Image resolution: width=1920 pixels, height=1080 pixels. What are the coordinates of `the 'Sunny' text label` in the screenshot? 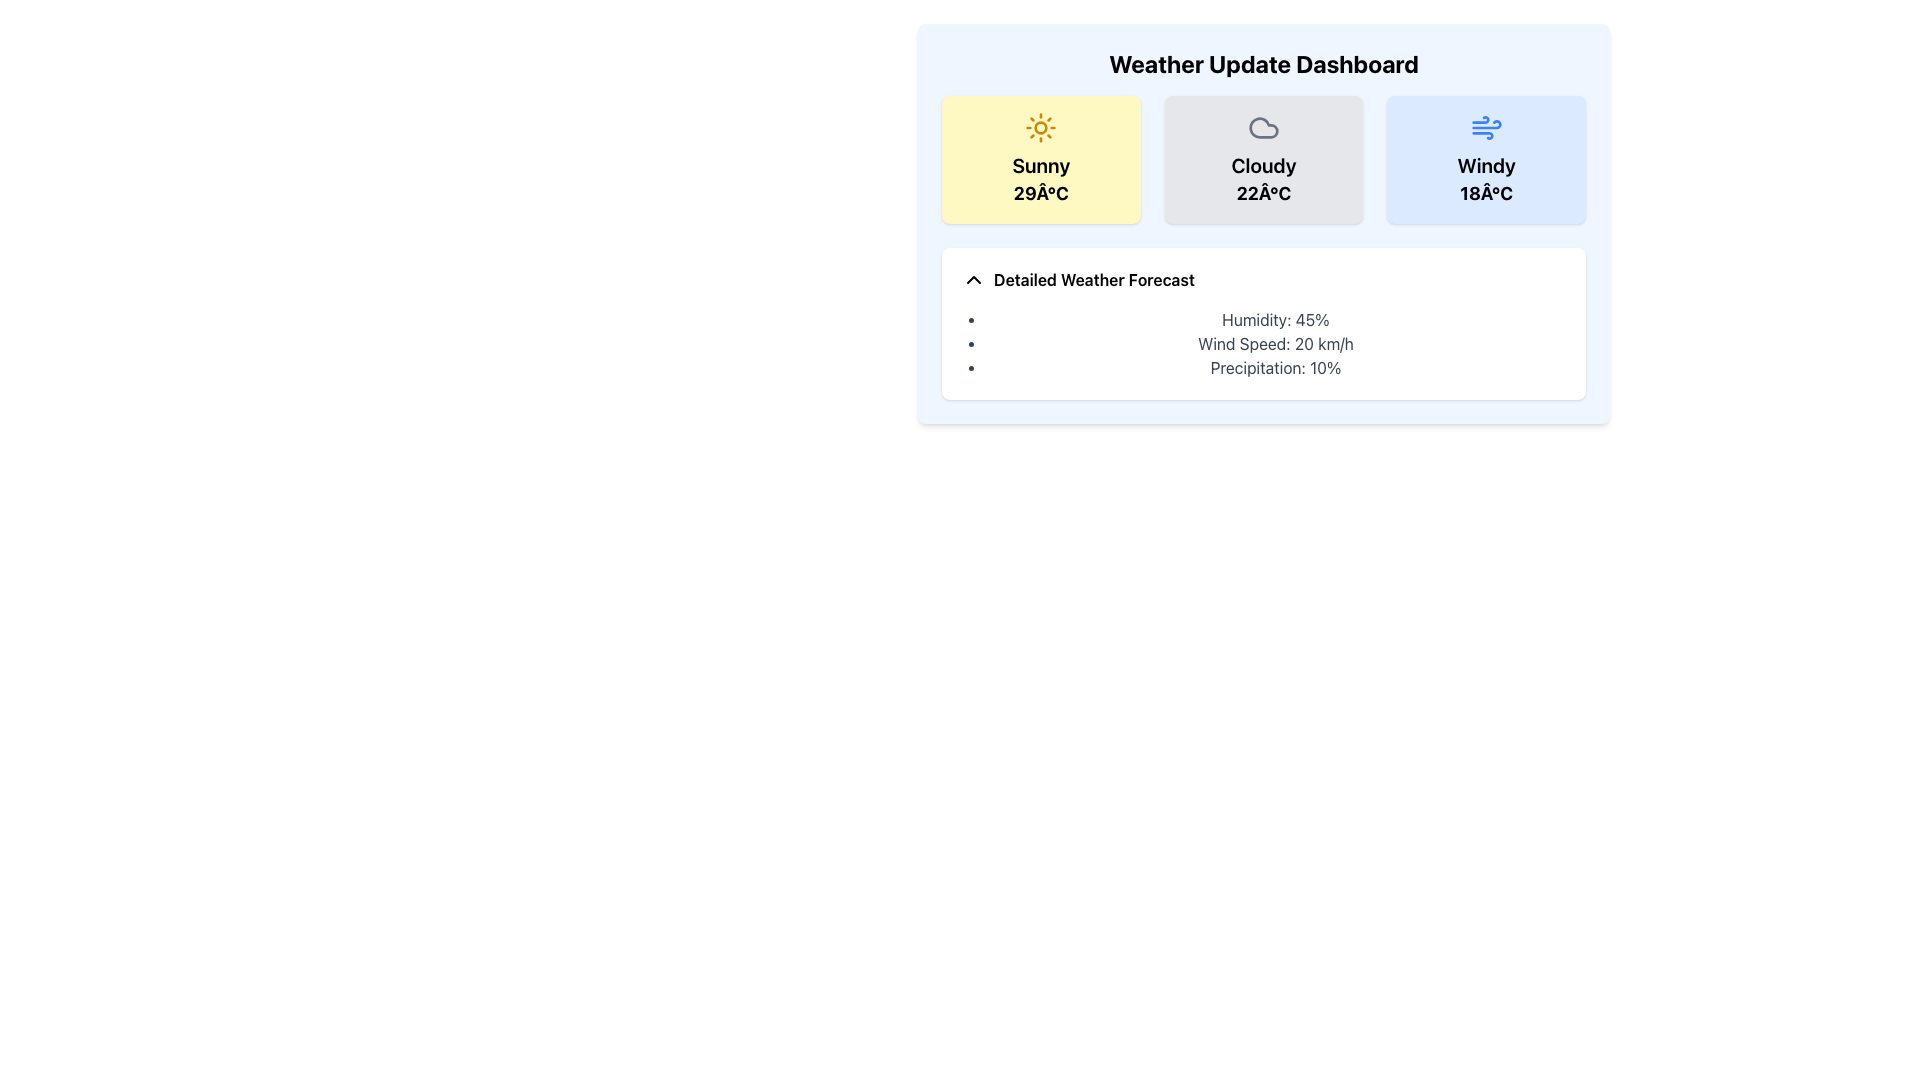 It's located at (1040, 164).